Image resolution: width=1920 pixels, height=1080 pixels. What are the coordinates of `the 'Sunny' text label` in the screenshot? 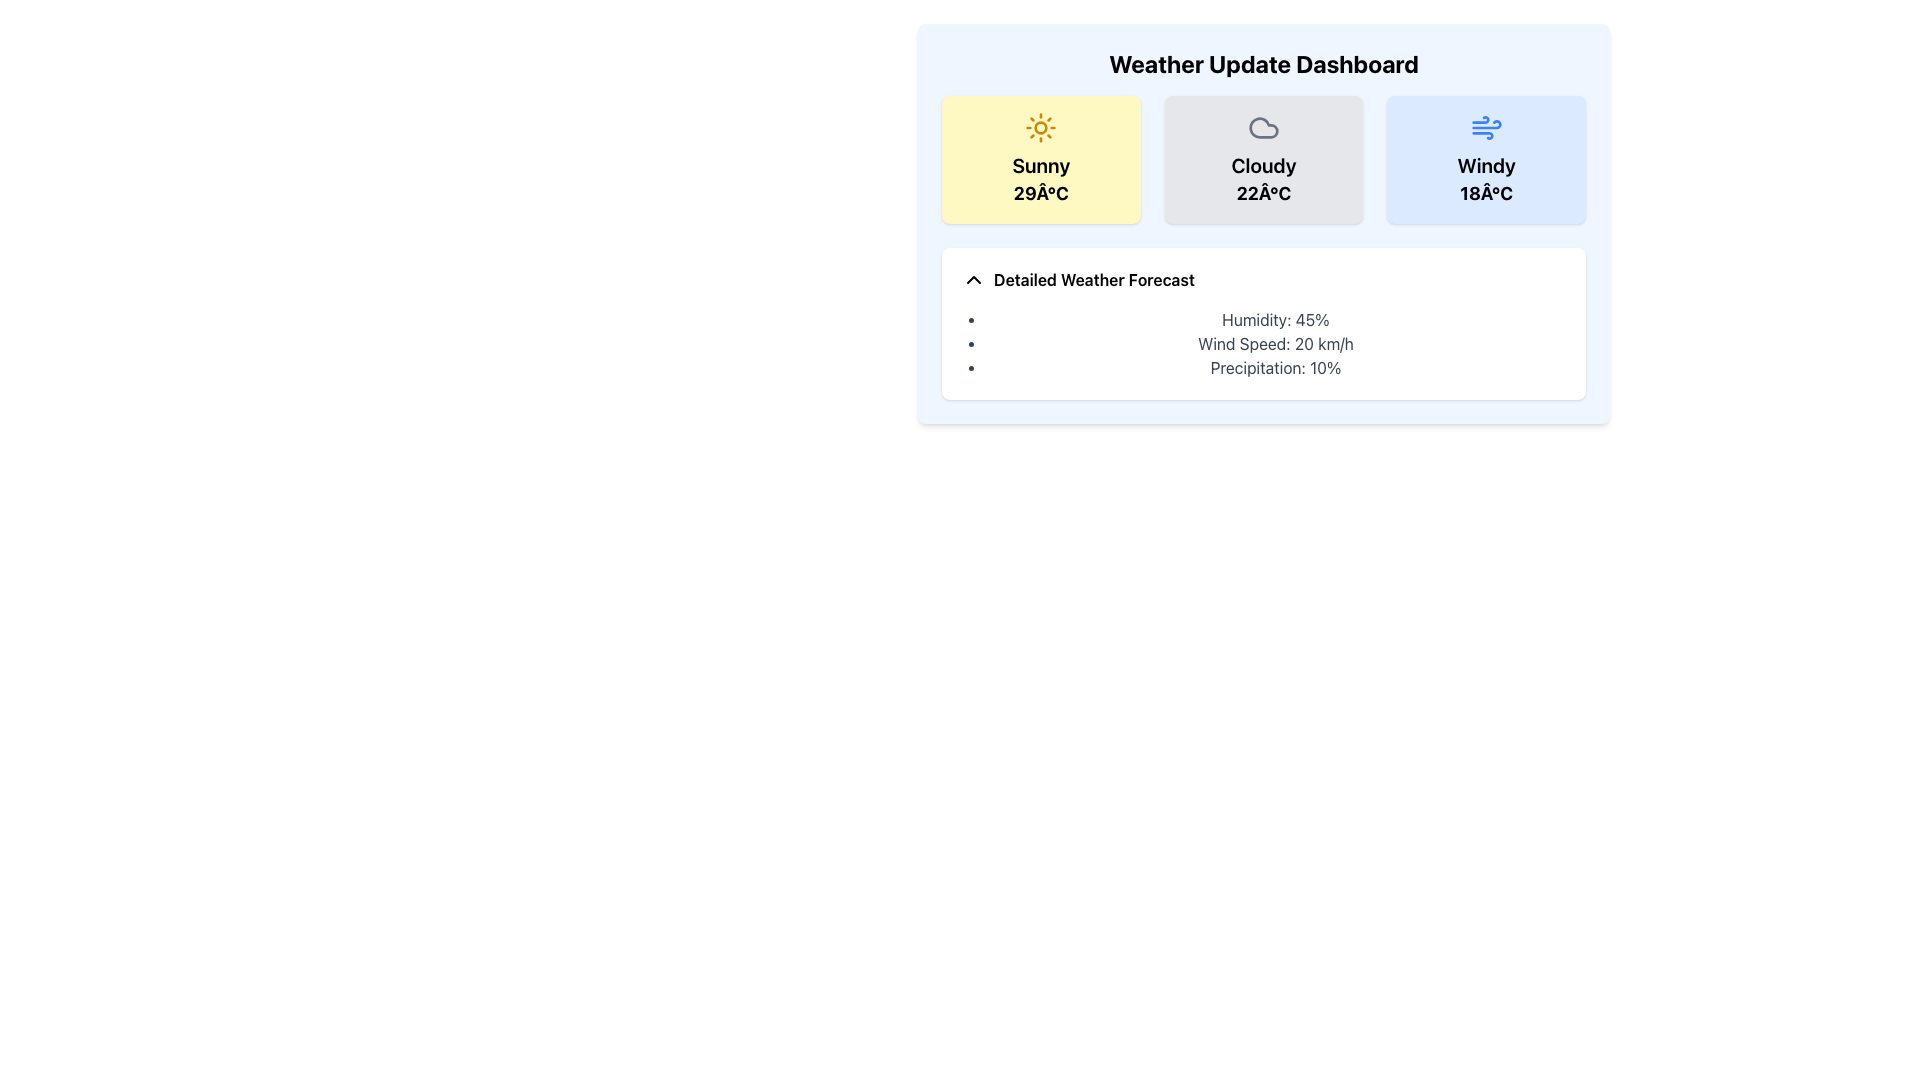 It's located at (1040, 164).